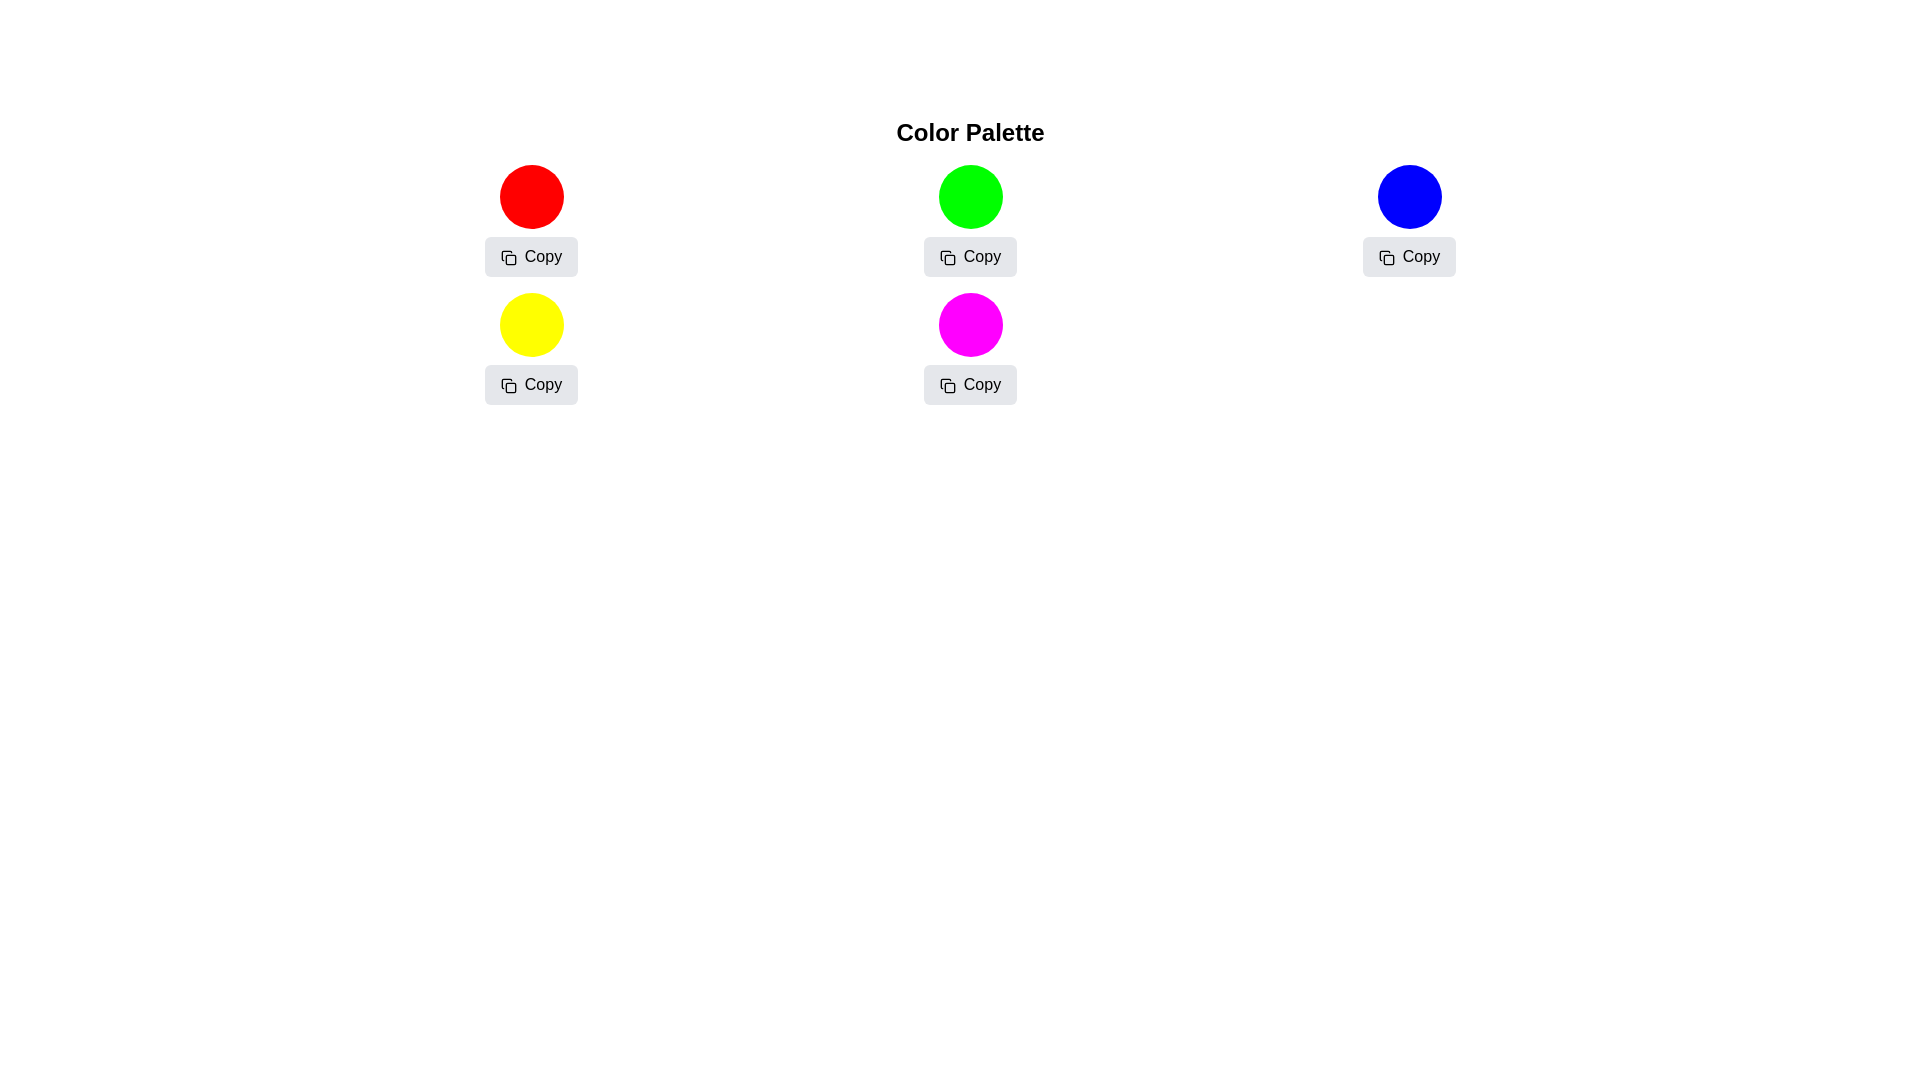  Describe the element at coordinates (970, 132) in the screenshot. I see `the static header labeled 'Color Palette' that is located in the upper part of the interface, centered horizontally above a grid of colored circles` at that location.